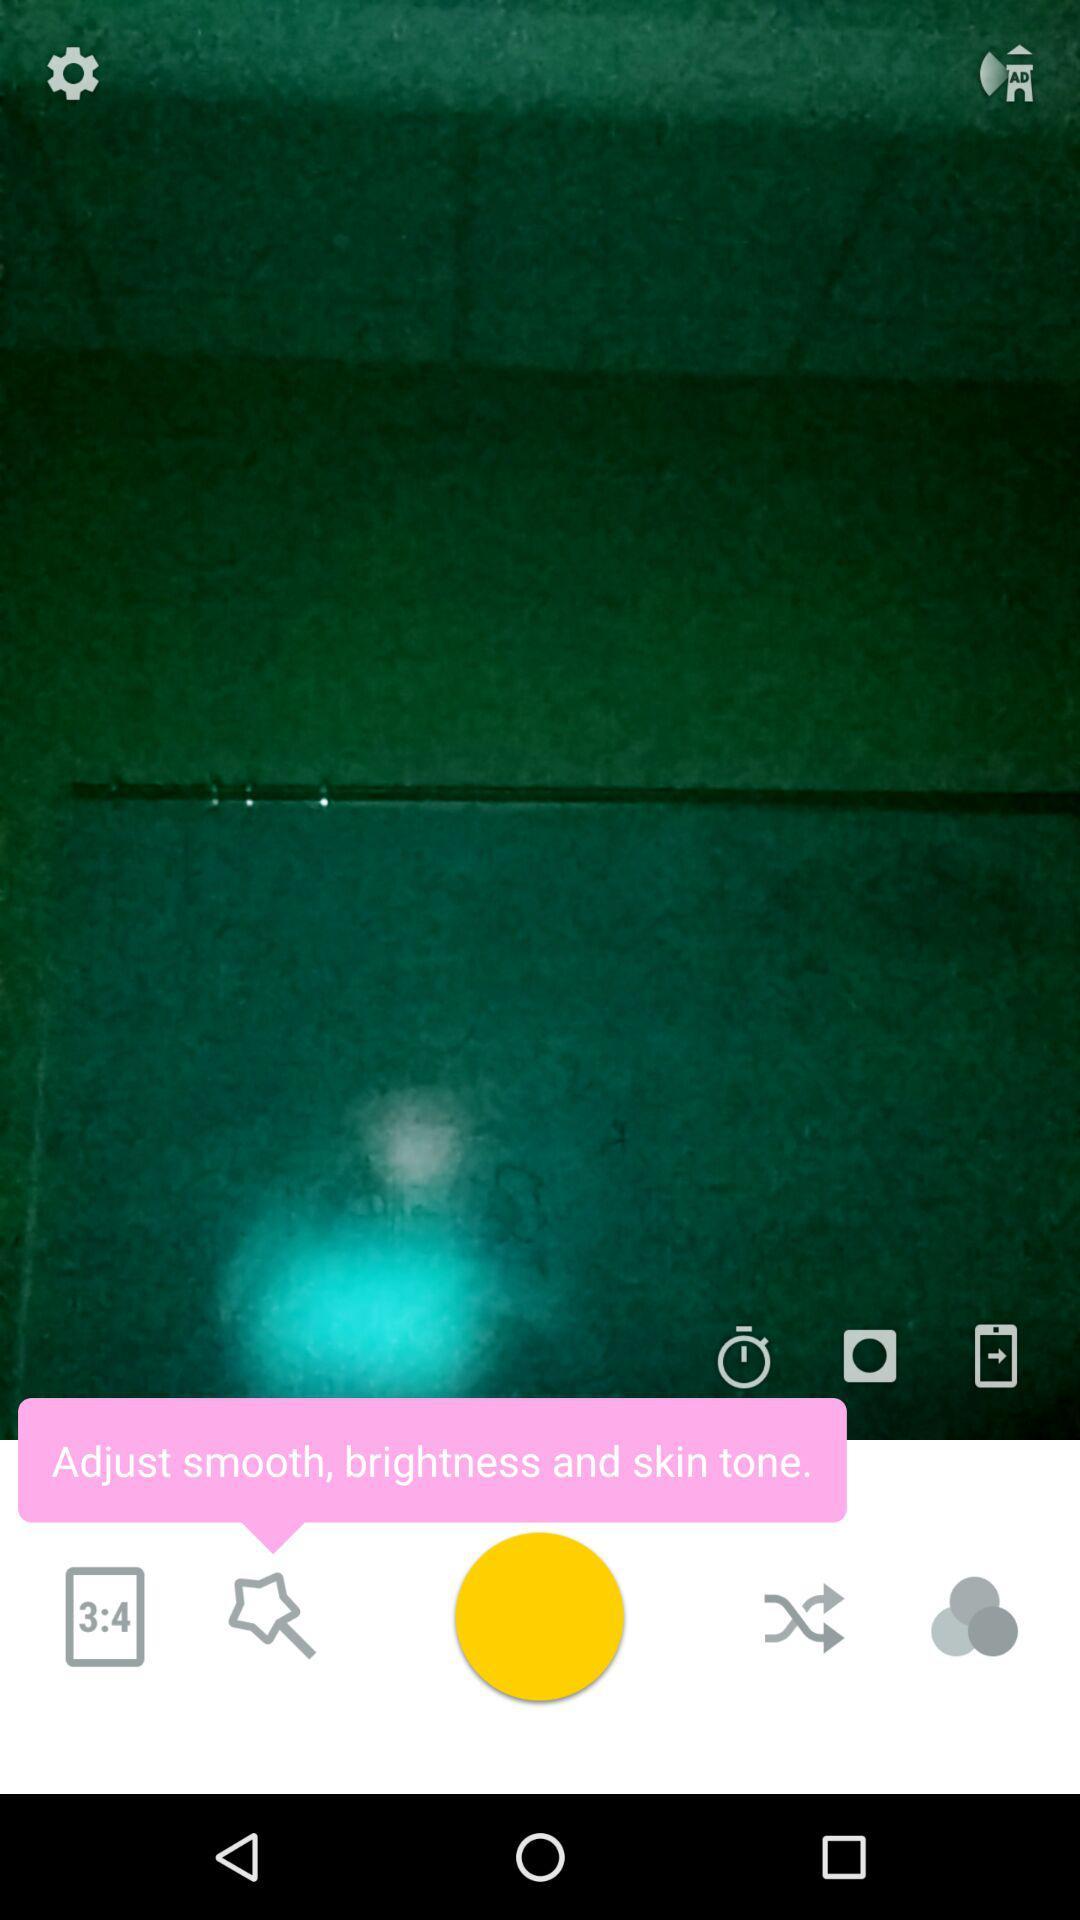 The height and width of the screenshot is (1920, 1080). Describe the element at coordinates (995, 1356) in the screenshot. I see `apps` at that location.